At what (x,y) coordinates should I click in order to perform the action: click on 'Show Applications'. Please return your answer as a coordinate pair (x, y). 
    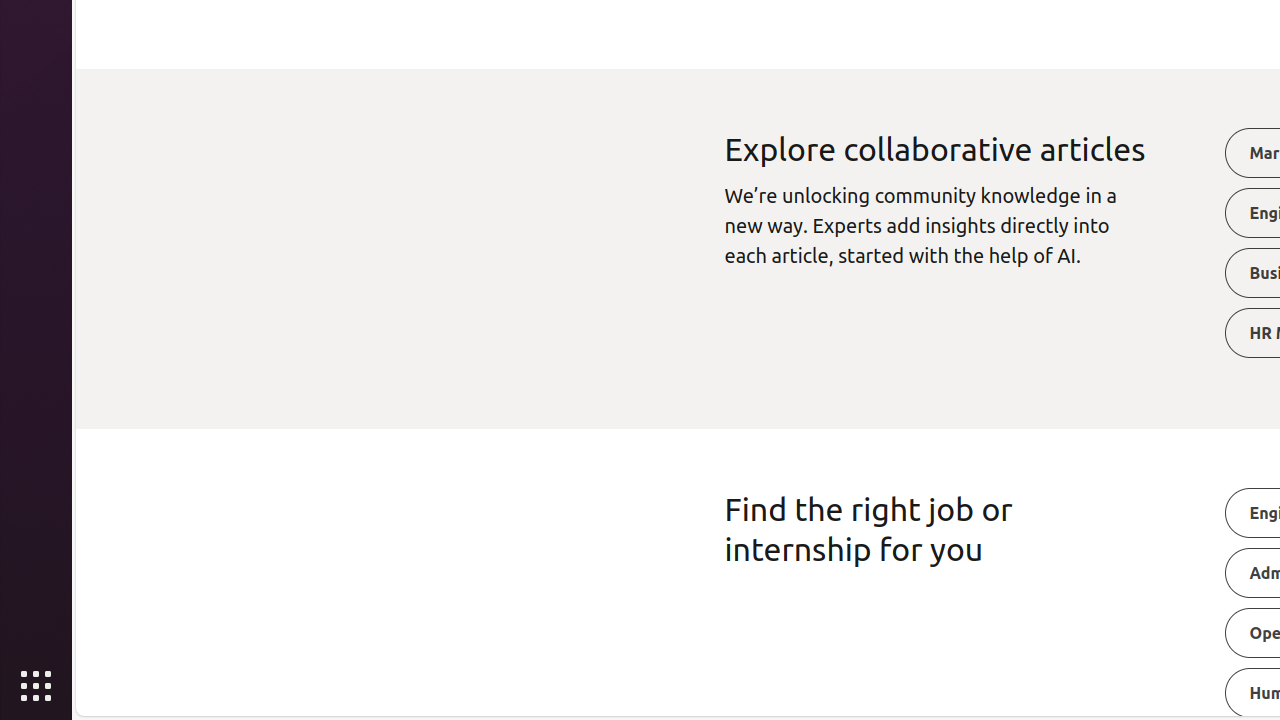
    Looking at the image, I should click on (35, 685).